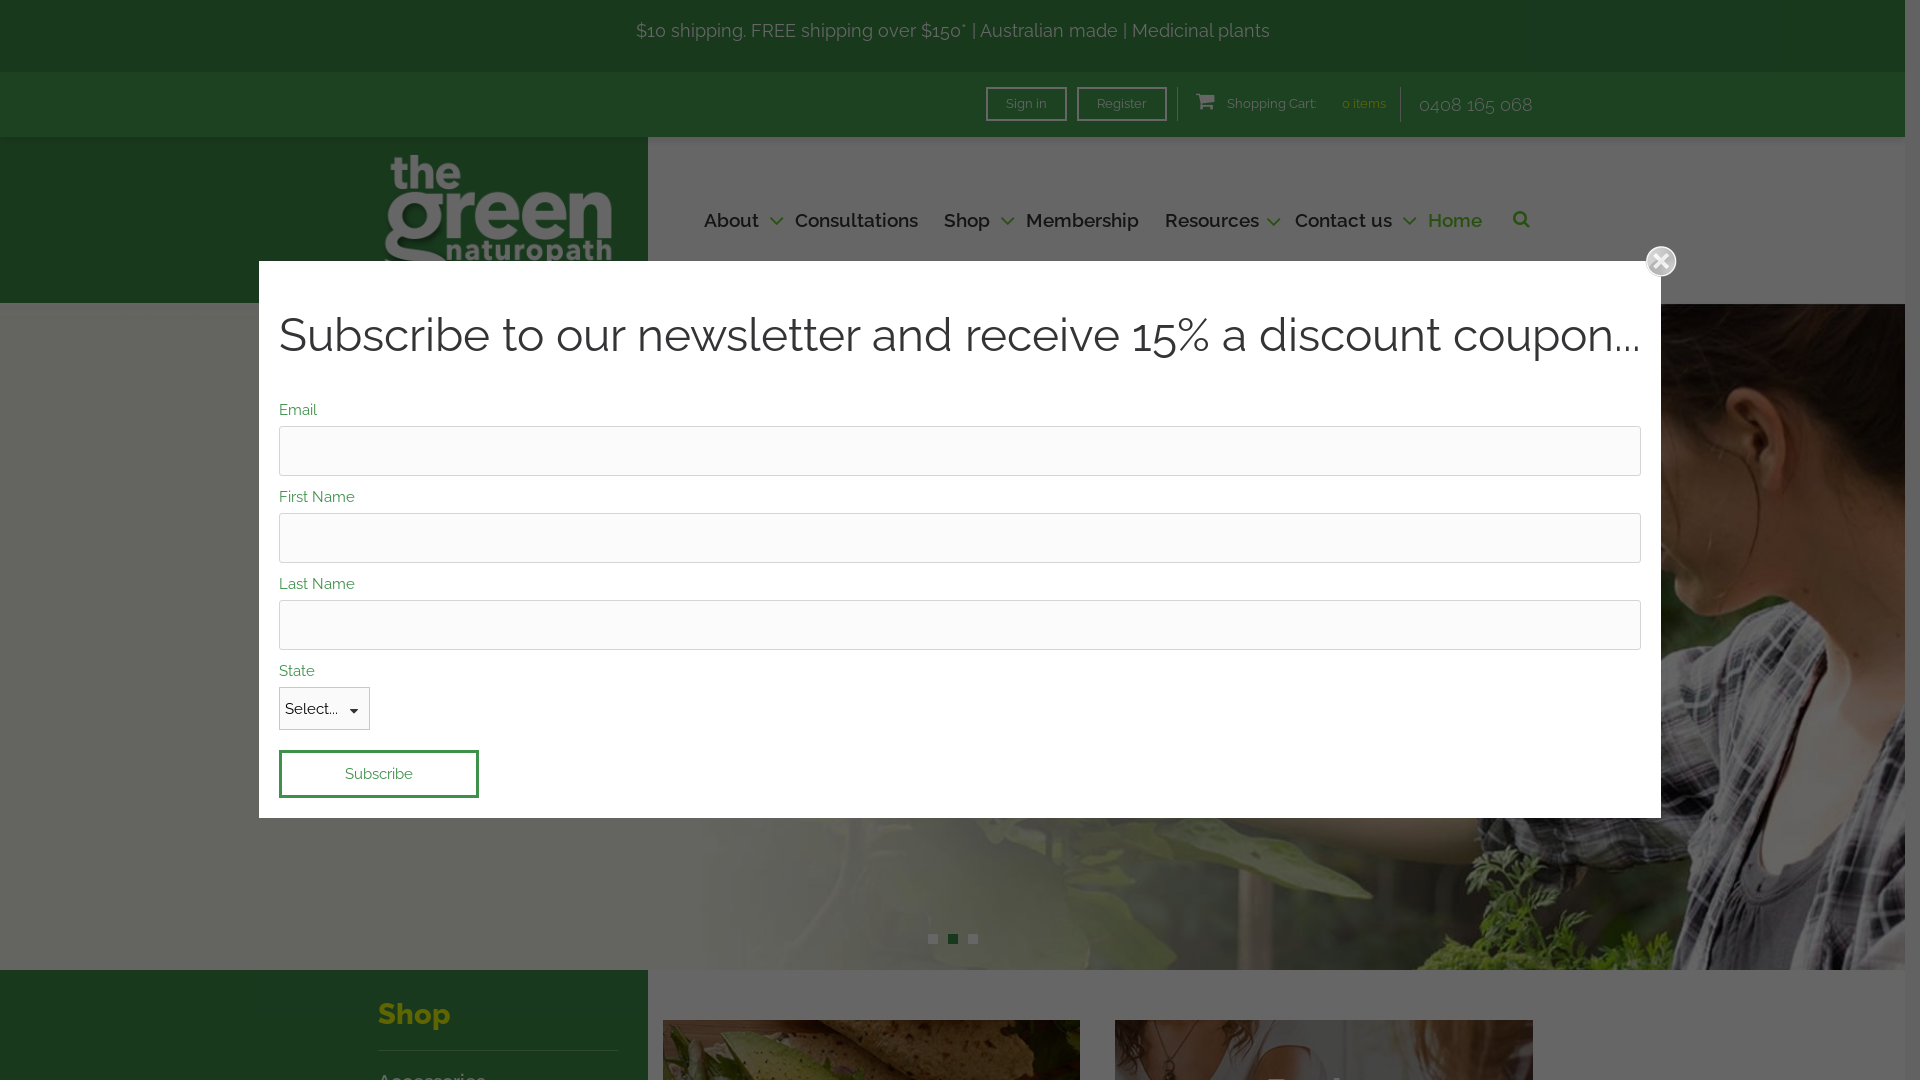 The image size is (1920, 1080). What do you see at coordinates (735, 219) in the screenshot?
I see `'About'` at bounding box center [735, 219].